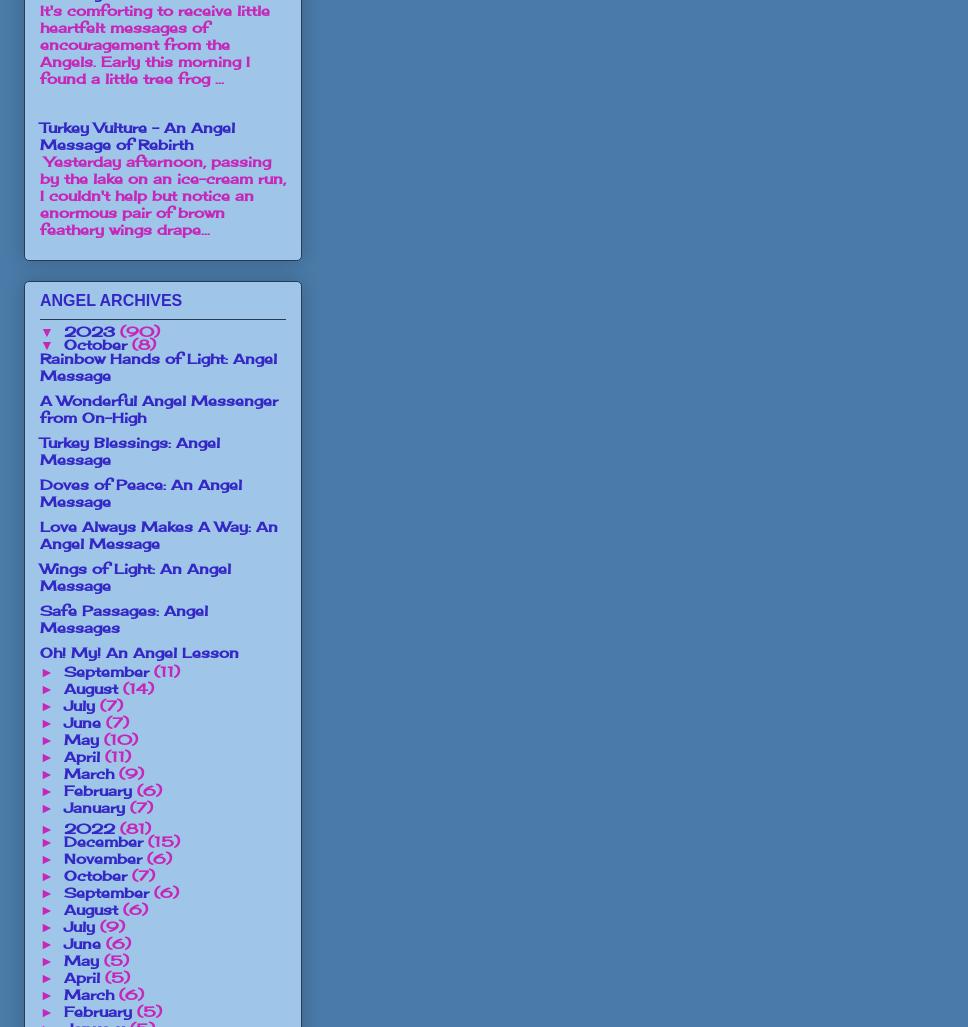  Describe the element at coordinates (90, 827) in the screenshot. I see `'2022'` at that location.